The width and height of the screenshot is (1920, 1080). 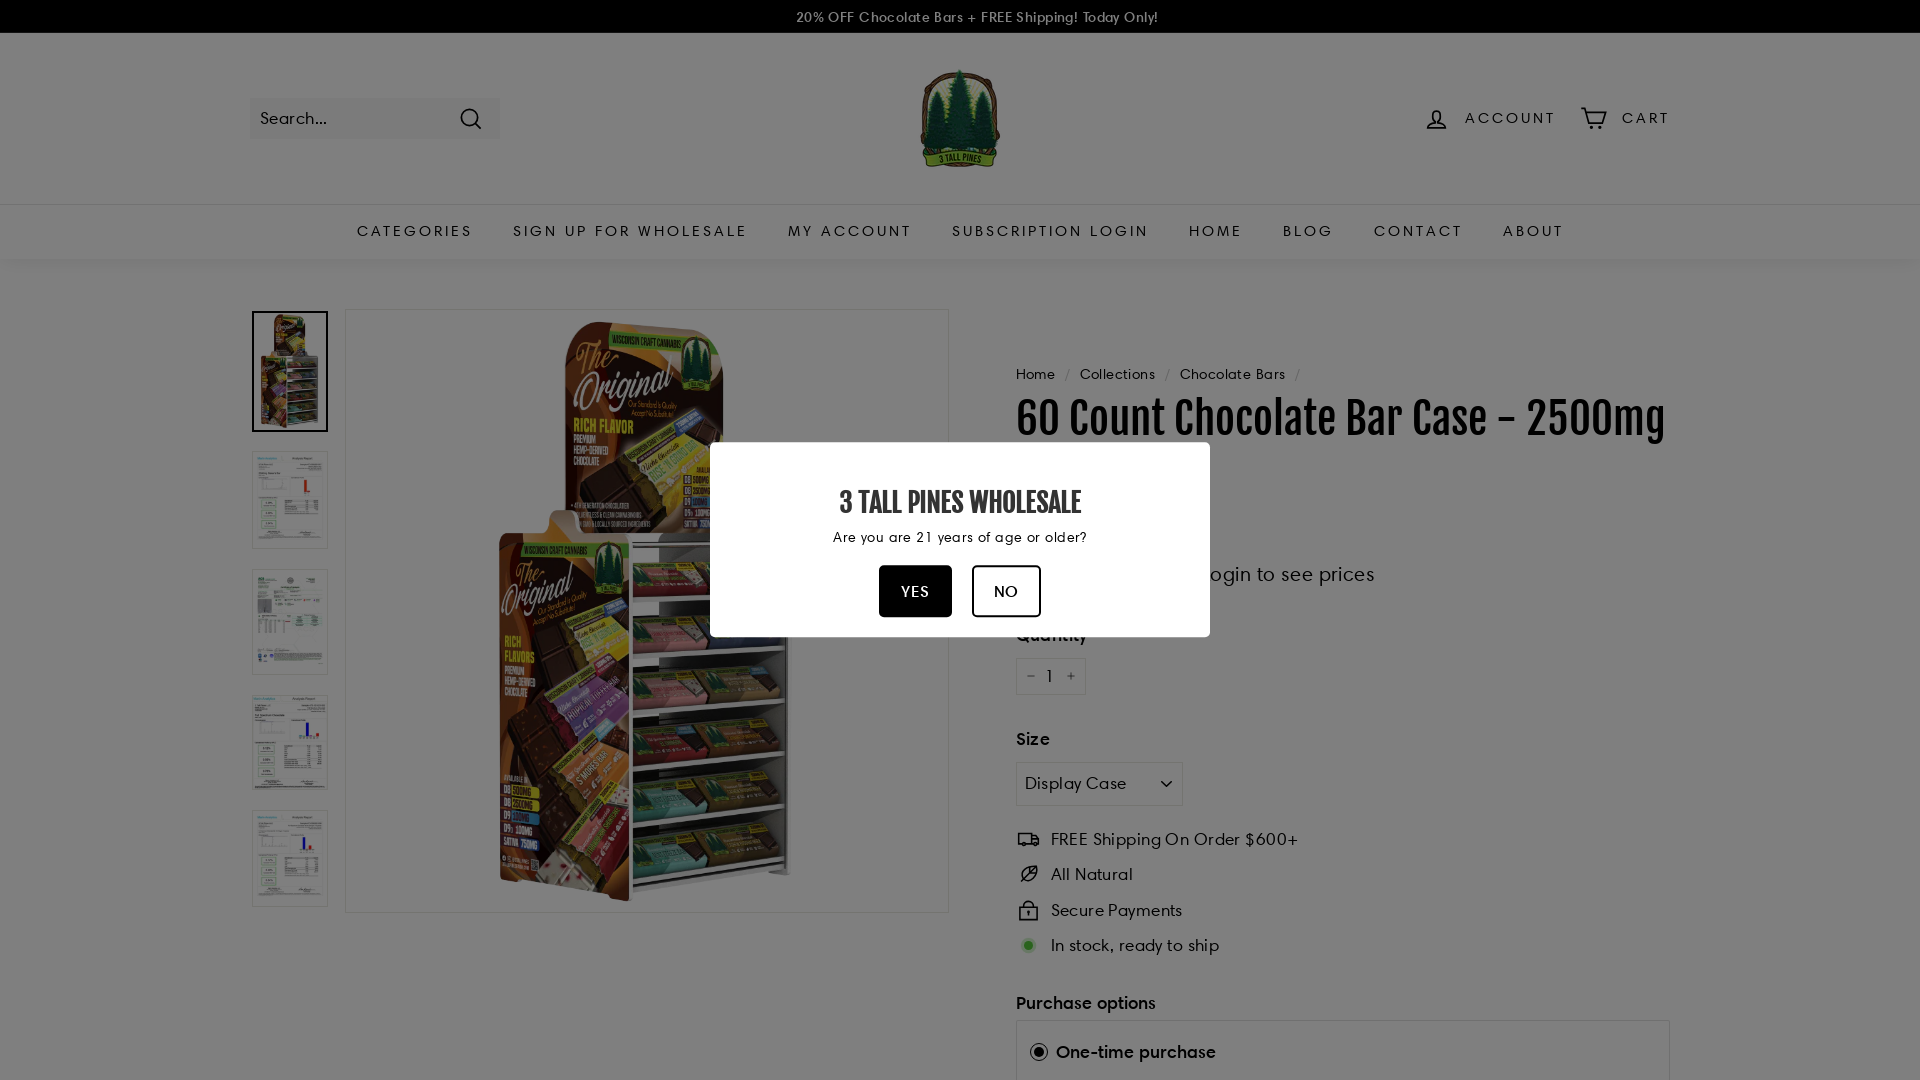 What do you see at coordinates (1036, 374) in the screenshot?
I see `'Home'` at bounding box center [1036, 374].